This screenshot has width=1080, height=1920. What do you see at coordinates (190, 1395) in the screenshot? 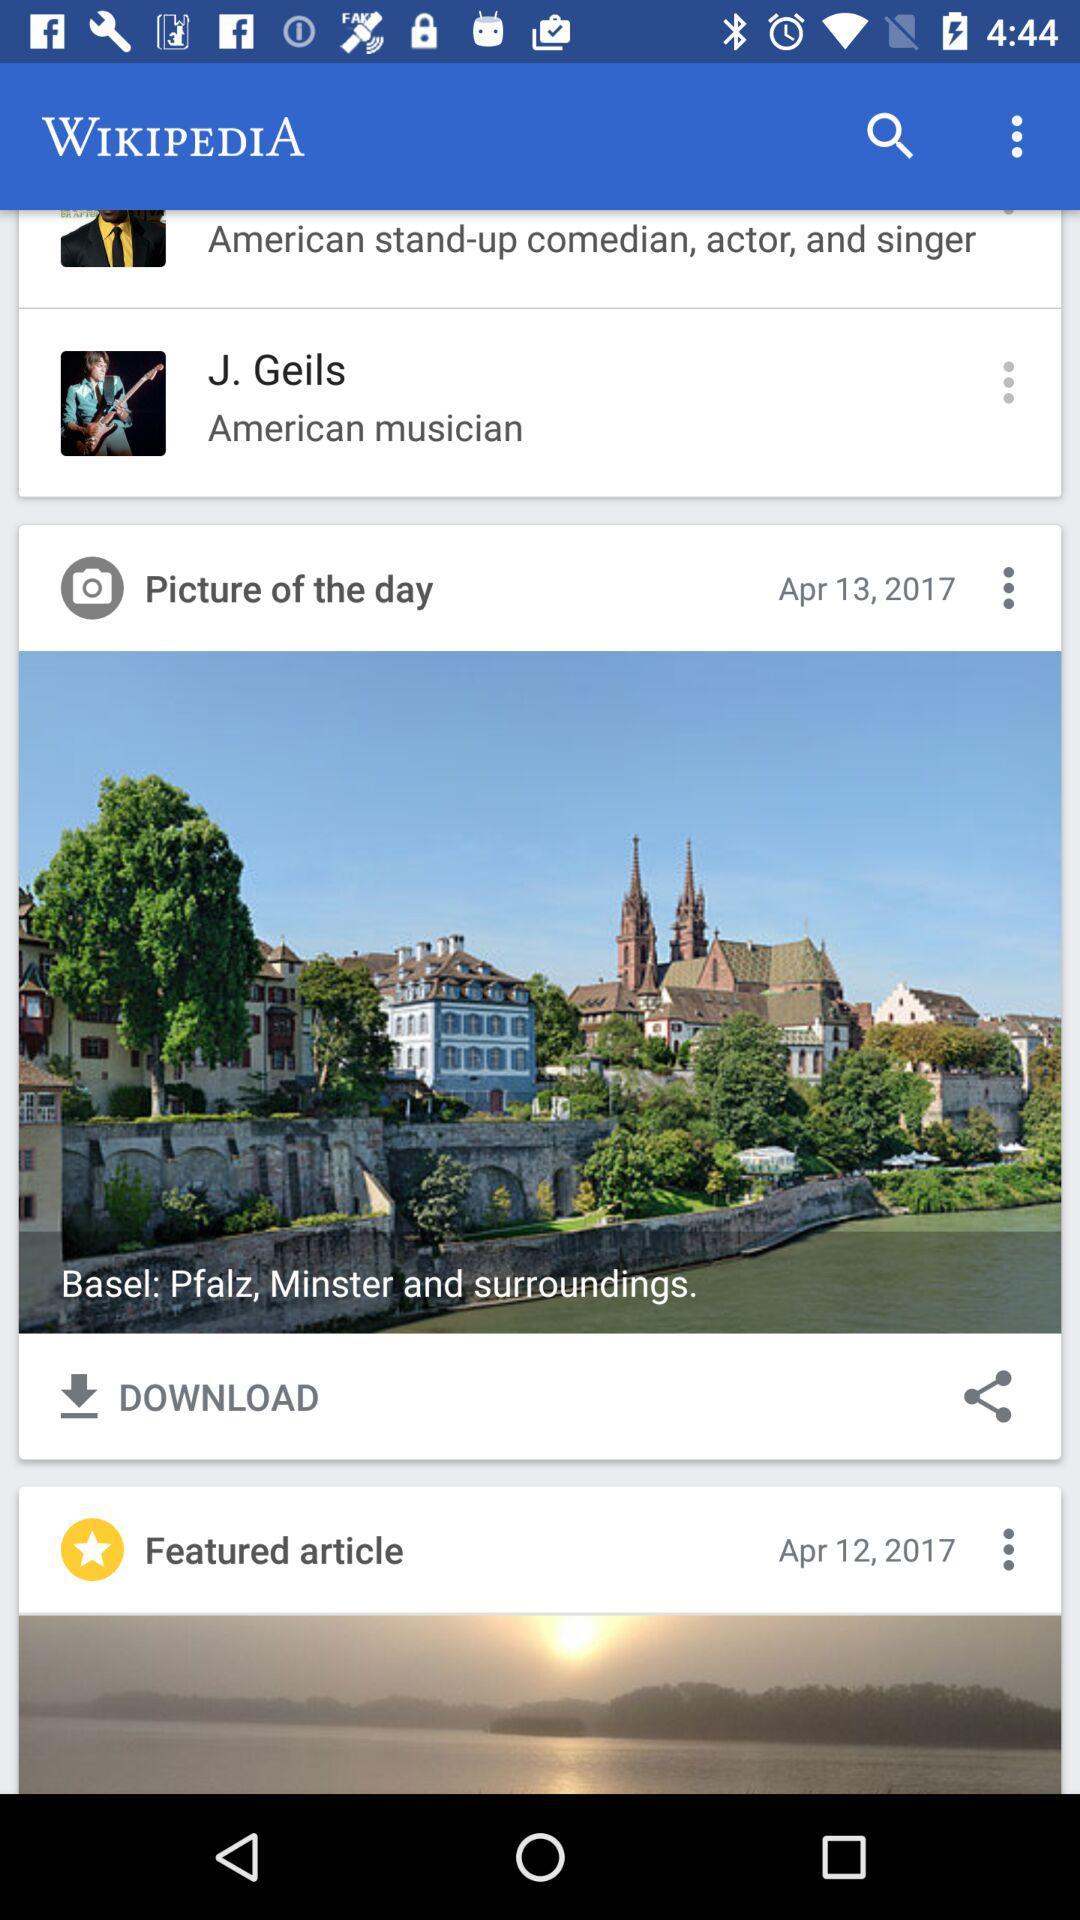
I see `the option download which is above featured article` at bounding box center [190, 1395].